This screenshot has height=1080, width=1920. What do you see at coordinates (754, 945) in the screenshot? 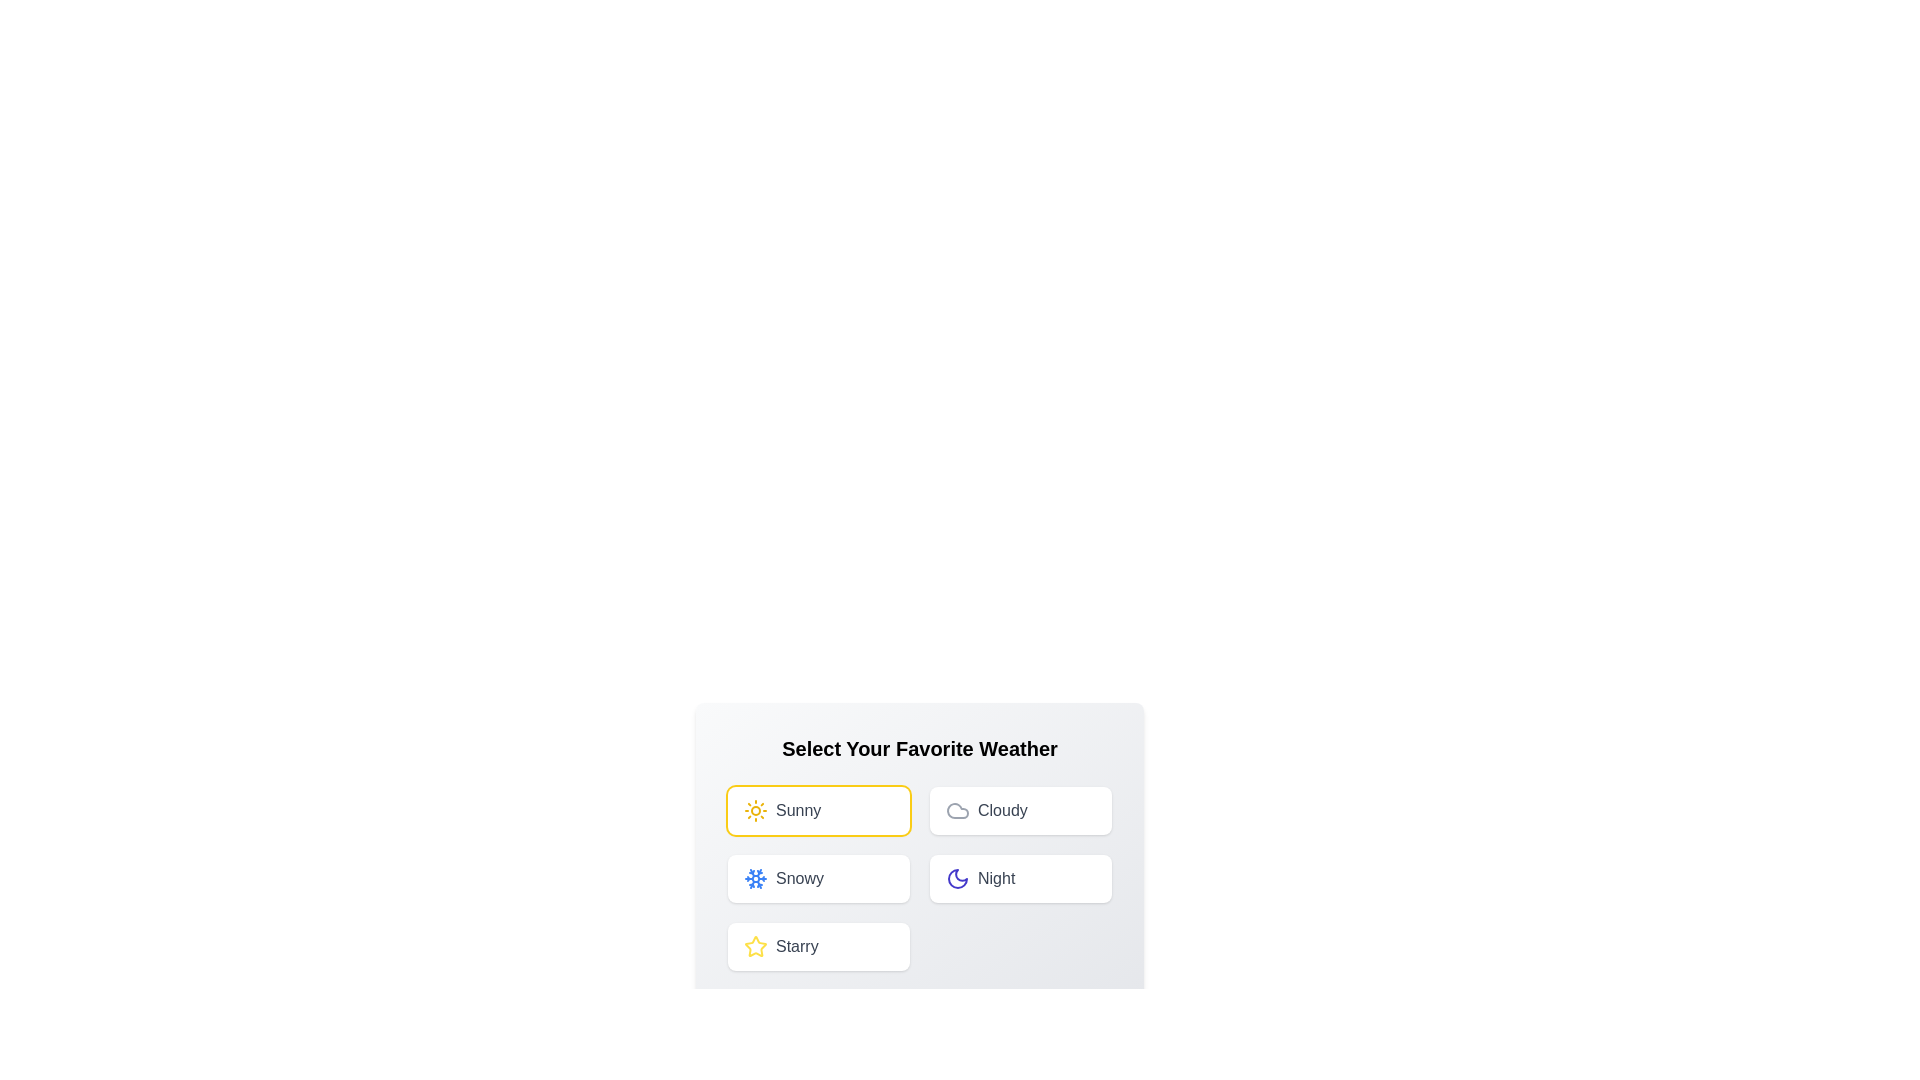
I see `the 'Starry' weather condition icon located at the bottom right corner of the selection module` at bounding box center [754, 945].